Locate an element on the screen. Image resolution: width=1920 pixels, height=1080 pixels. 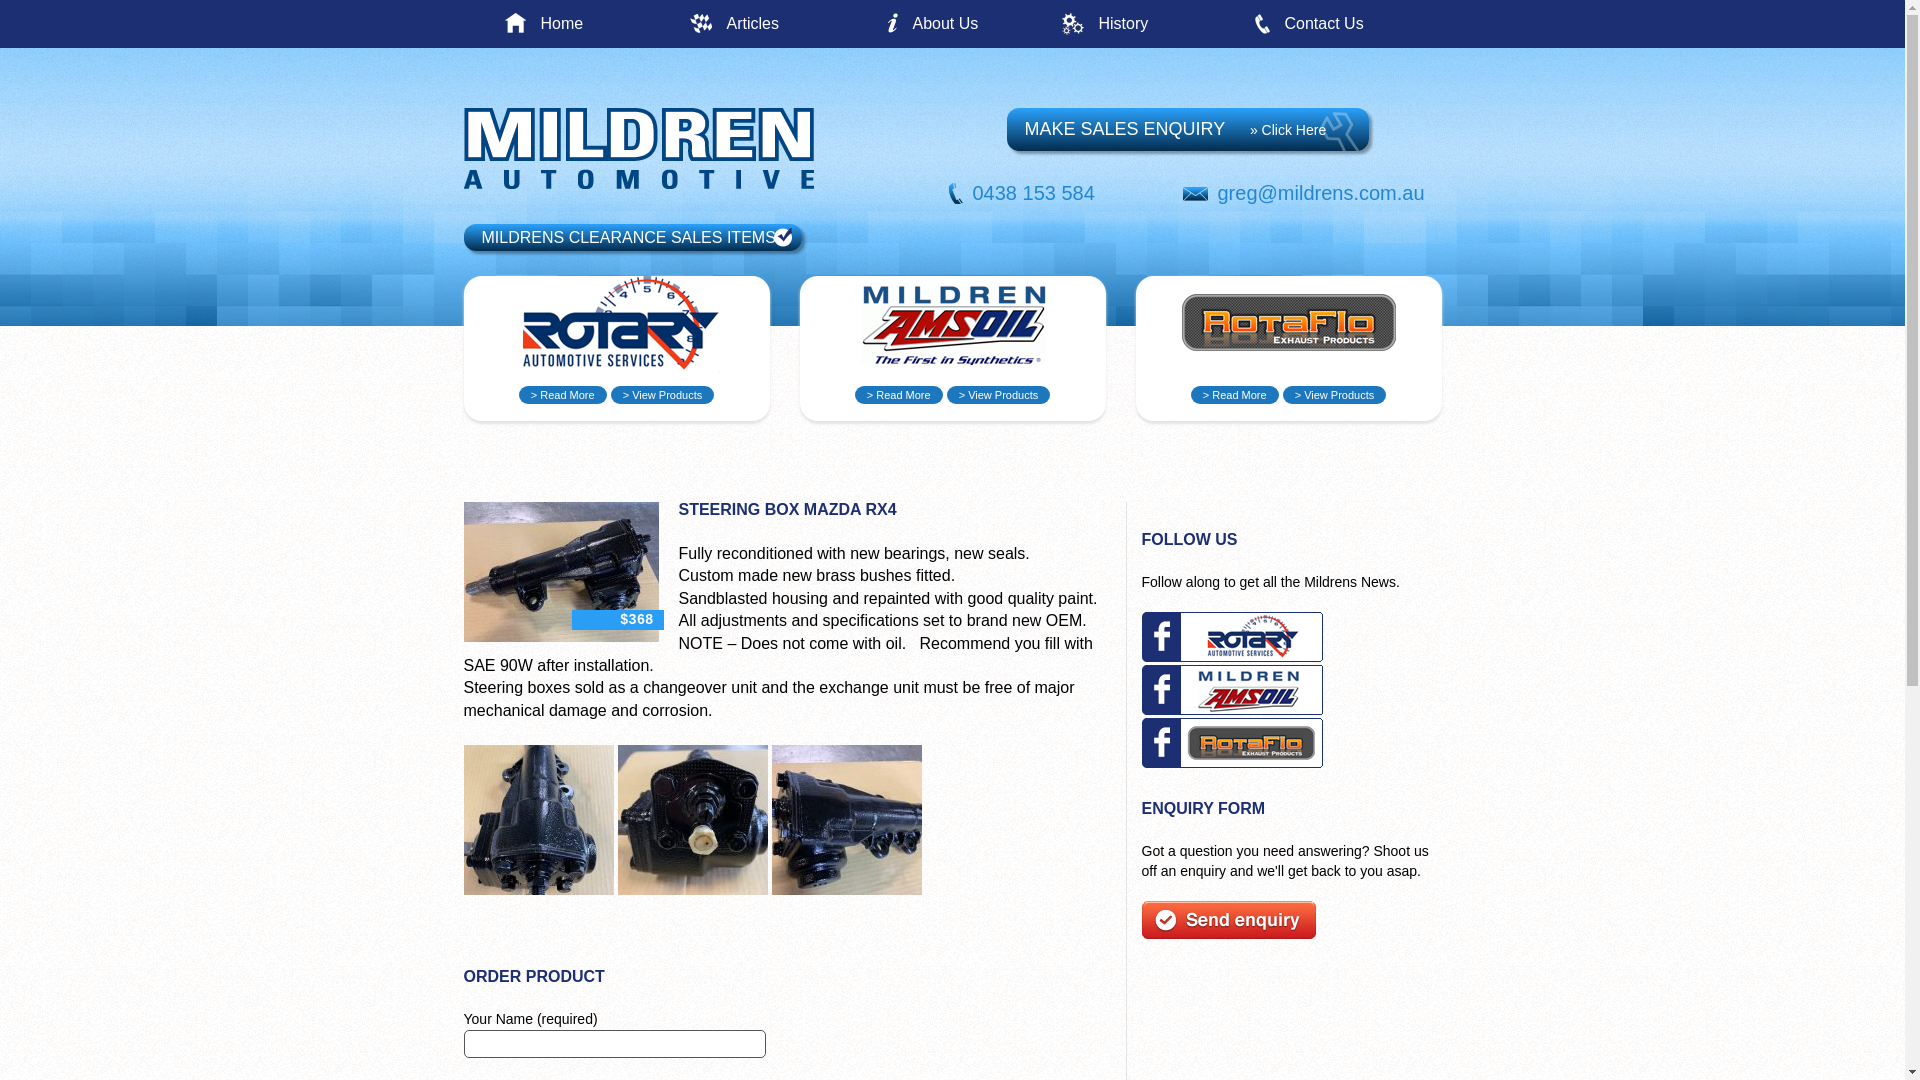
'About Us' is located at coordinates (986, 23).